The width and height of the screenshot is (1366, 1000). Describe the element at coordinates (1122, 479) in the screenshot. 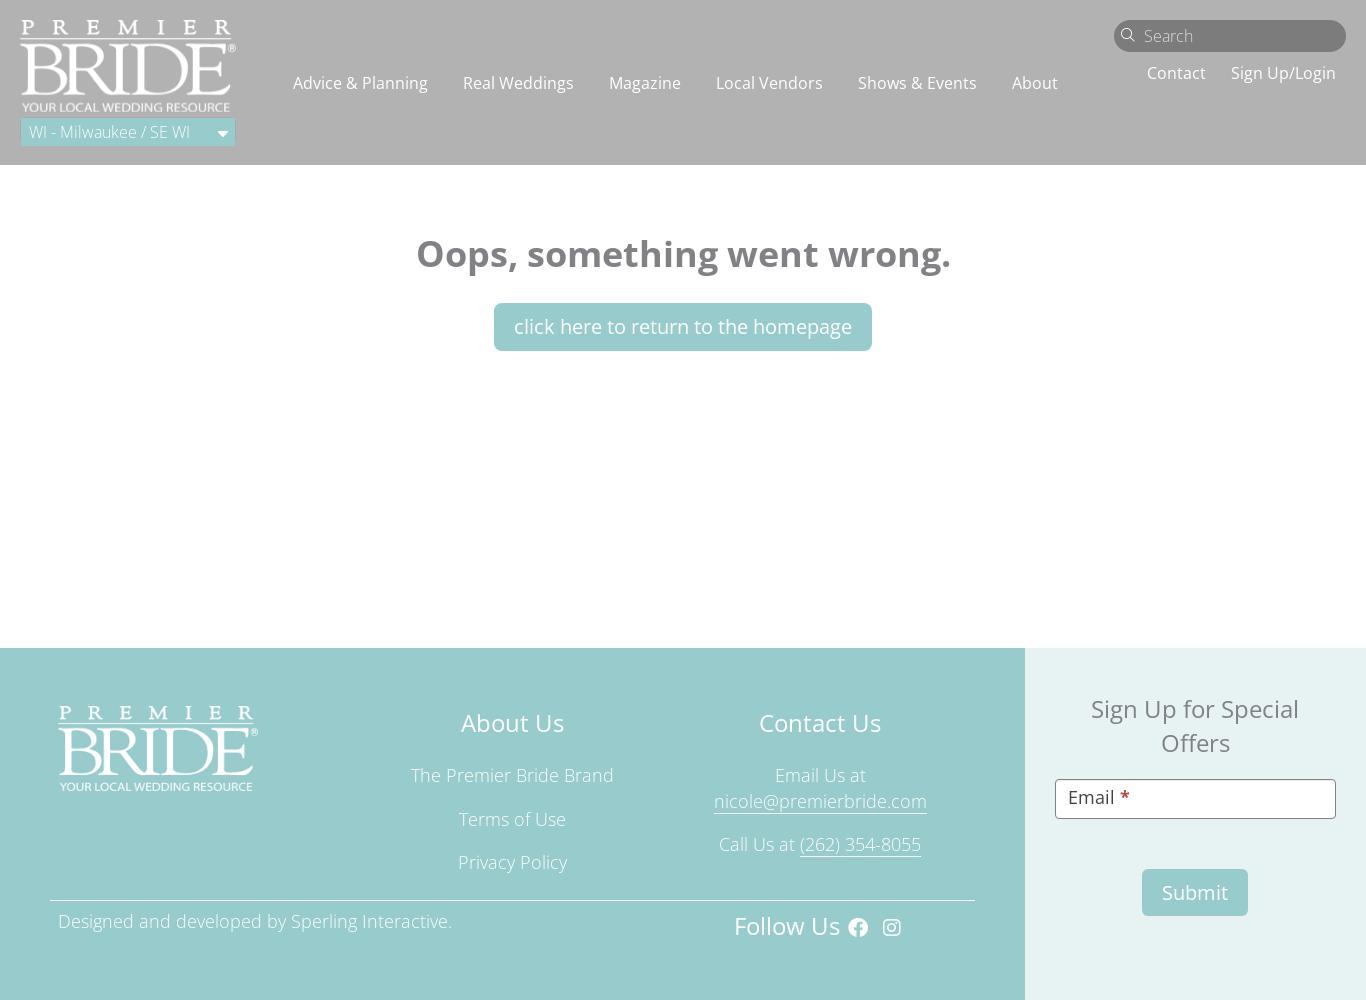

I see `'- Ceremony Sites & Chapels'` at that location.